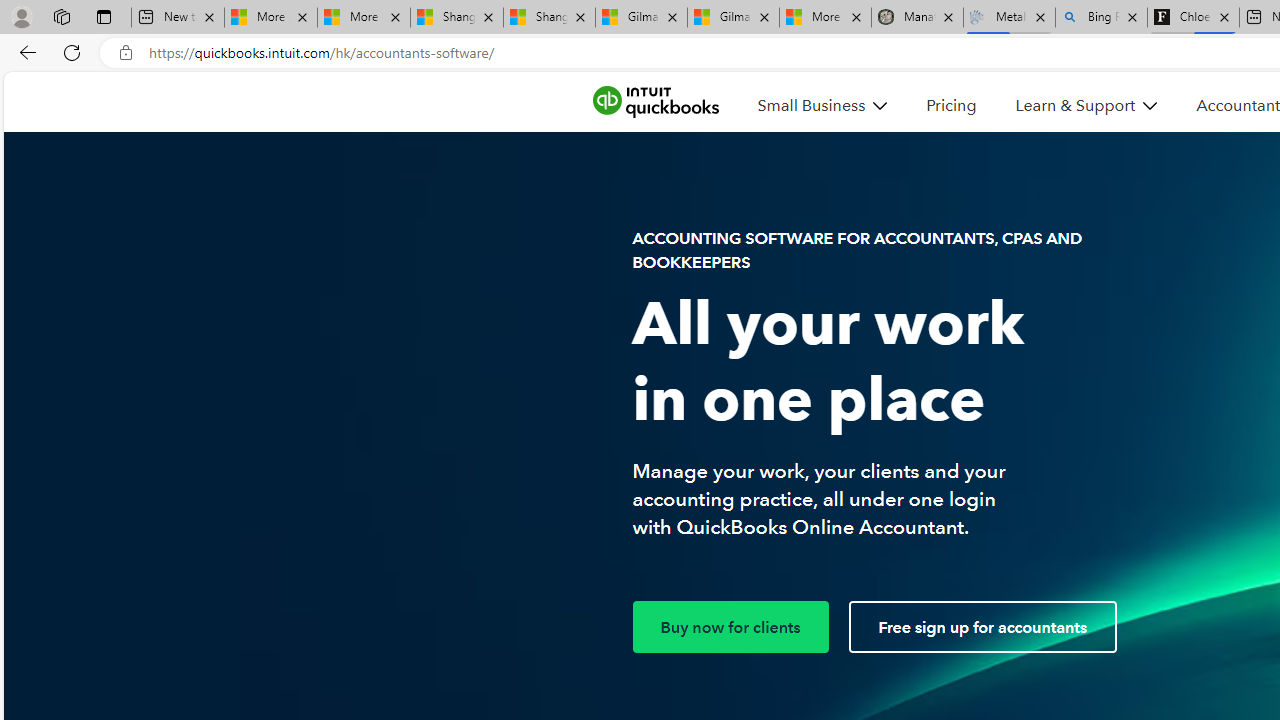 This screenshot has width=1280, height=720. I want to click on 'Small Business', so click(822, 105).